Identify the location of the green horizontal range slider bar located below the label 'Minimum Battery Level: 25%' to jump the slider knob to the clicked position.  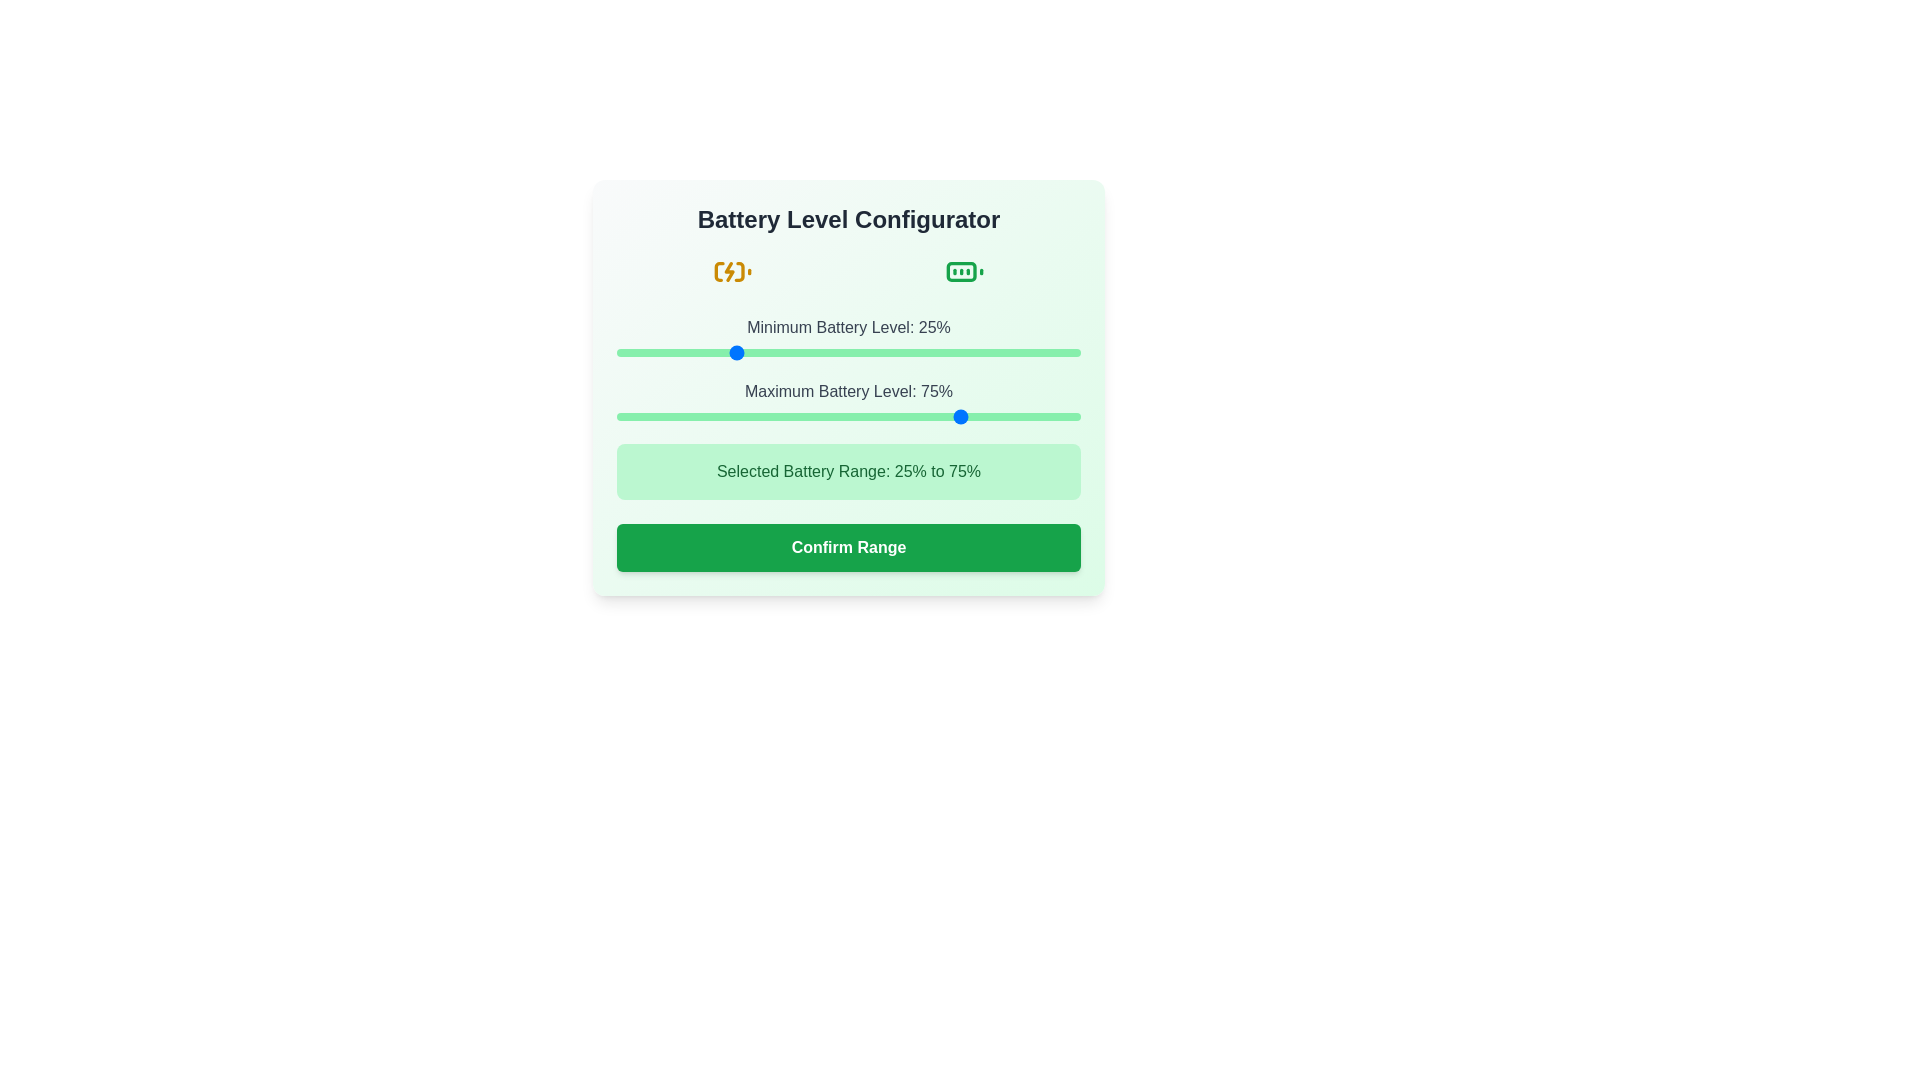
(849, 352).